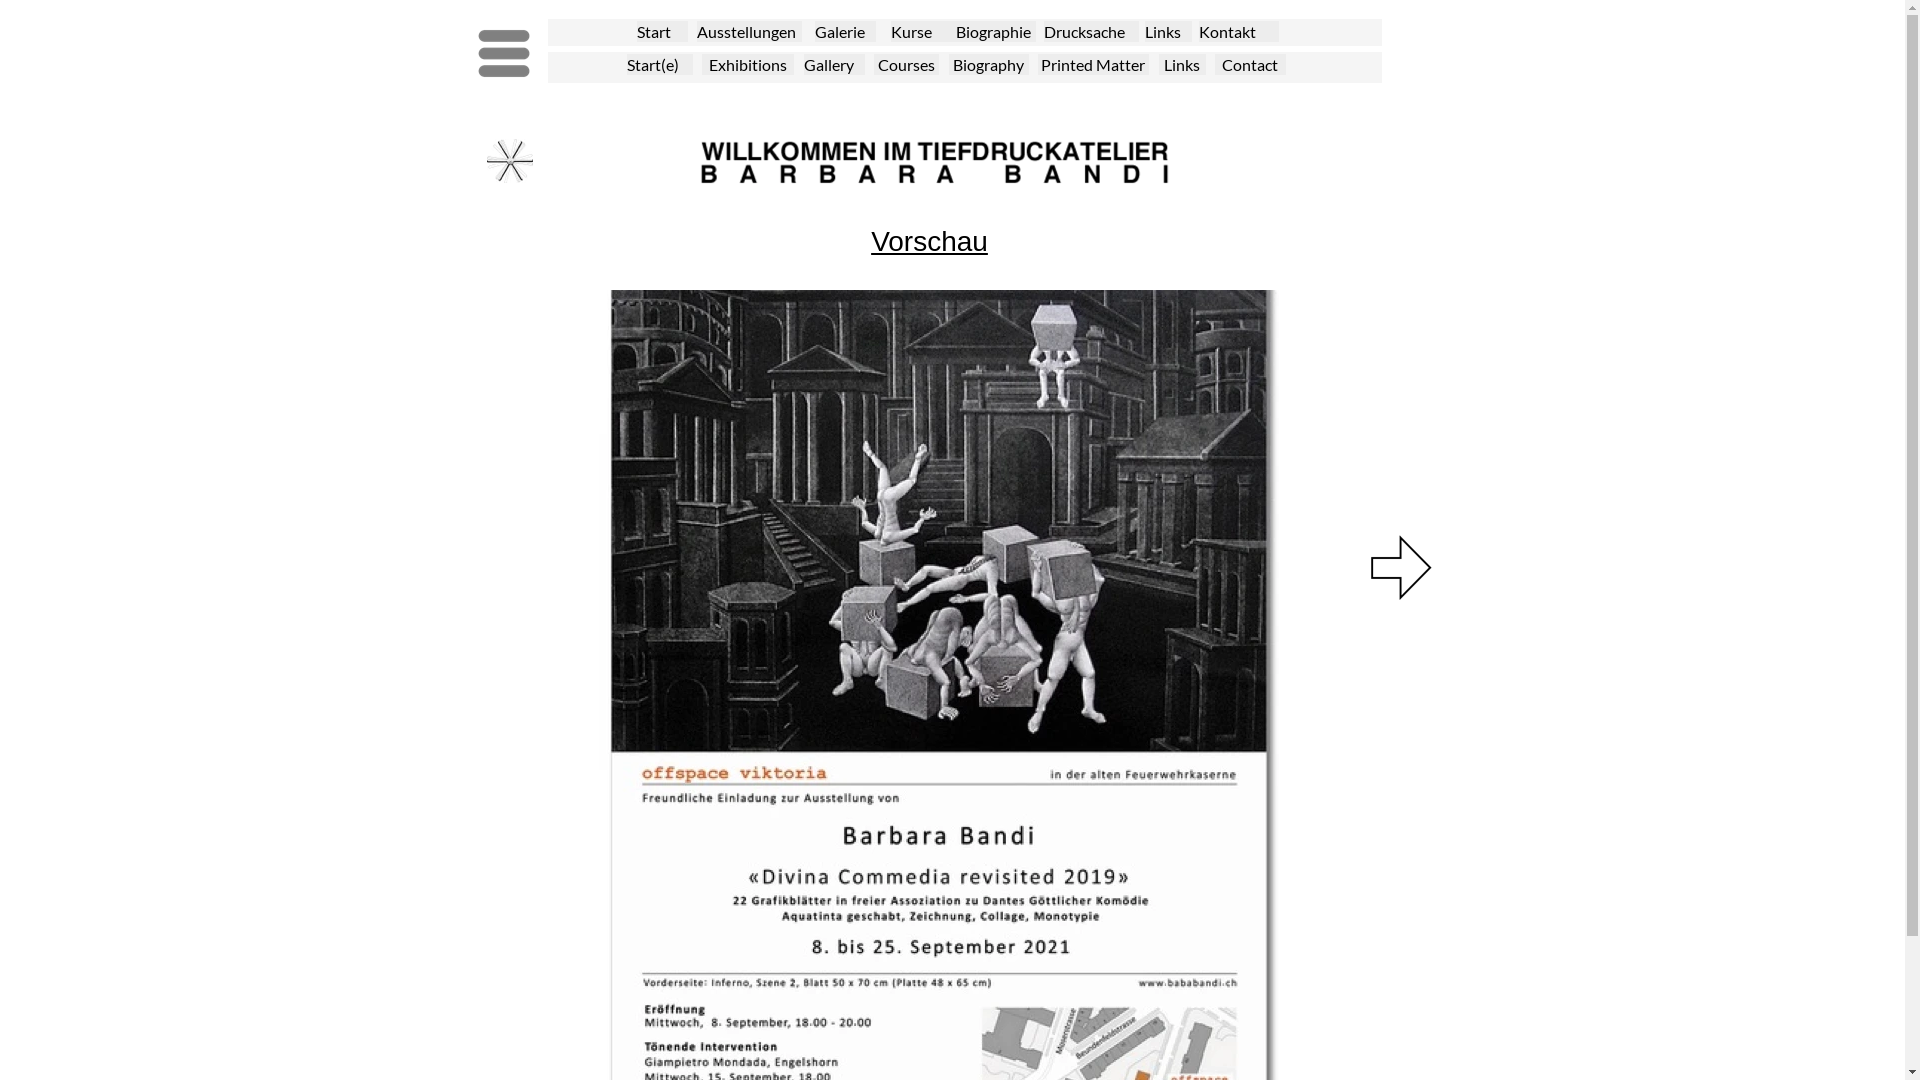  What do you see at coordinates (658, 65) in the screenshot?
I see `'Start(e)'` at bounding box center [658, 65].